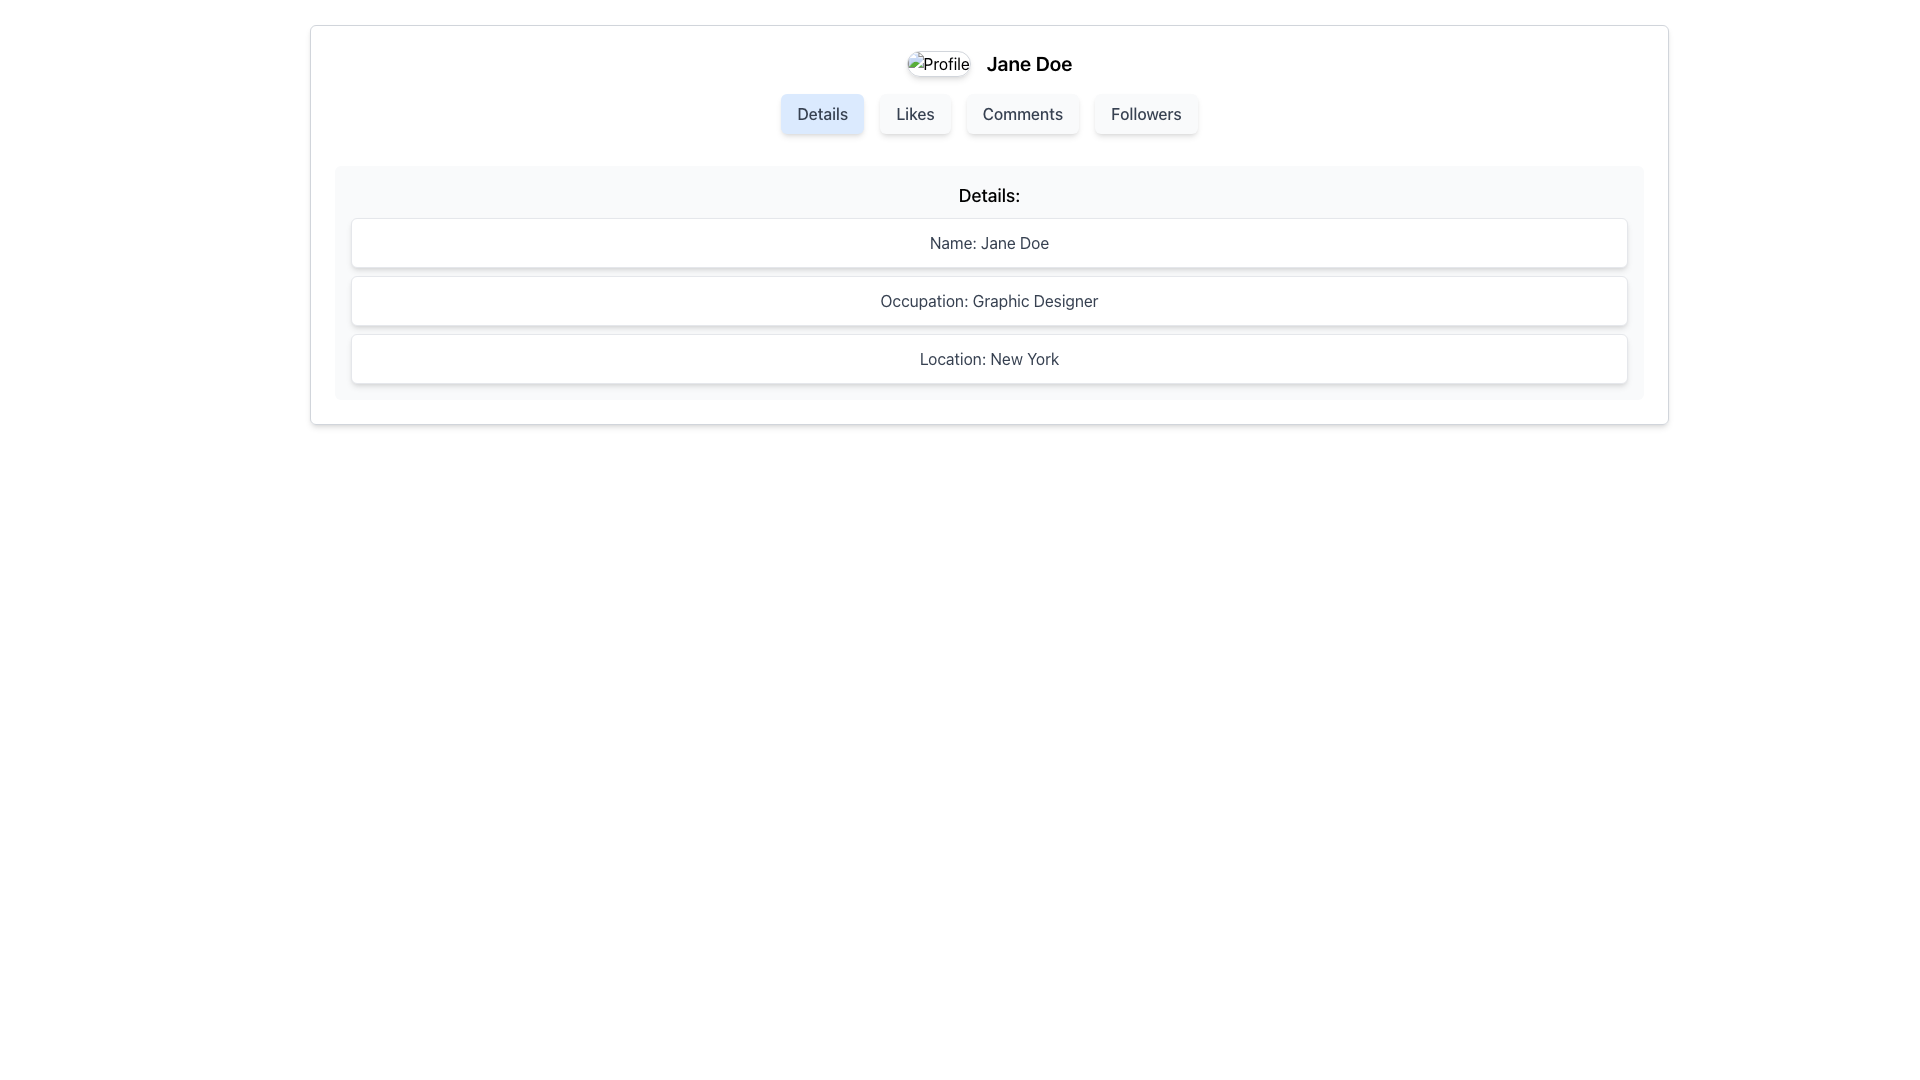 This screenshot has width=1920, height=1080. I want to click on the Static Text Display that reads 'Location: New York', which is the third element in a vertically stacked group, located directly below the 'Occupation: Graphic Designer' component, so click(989, 357).